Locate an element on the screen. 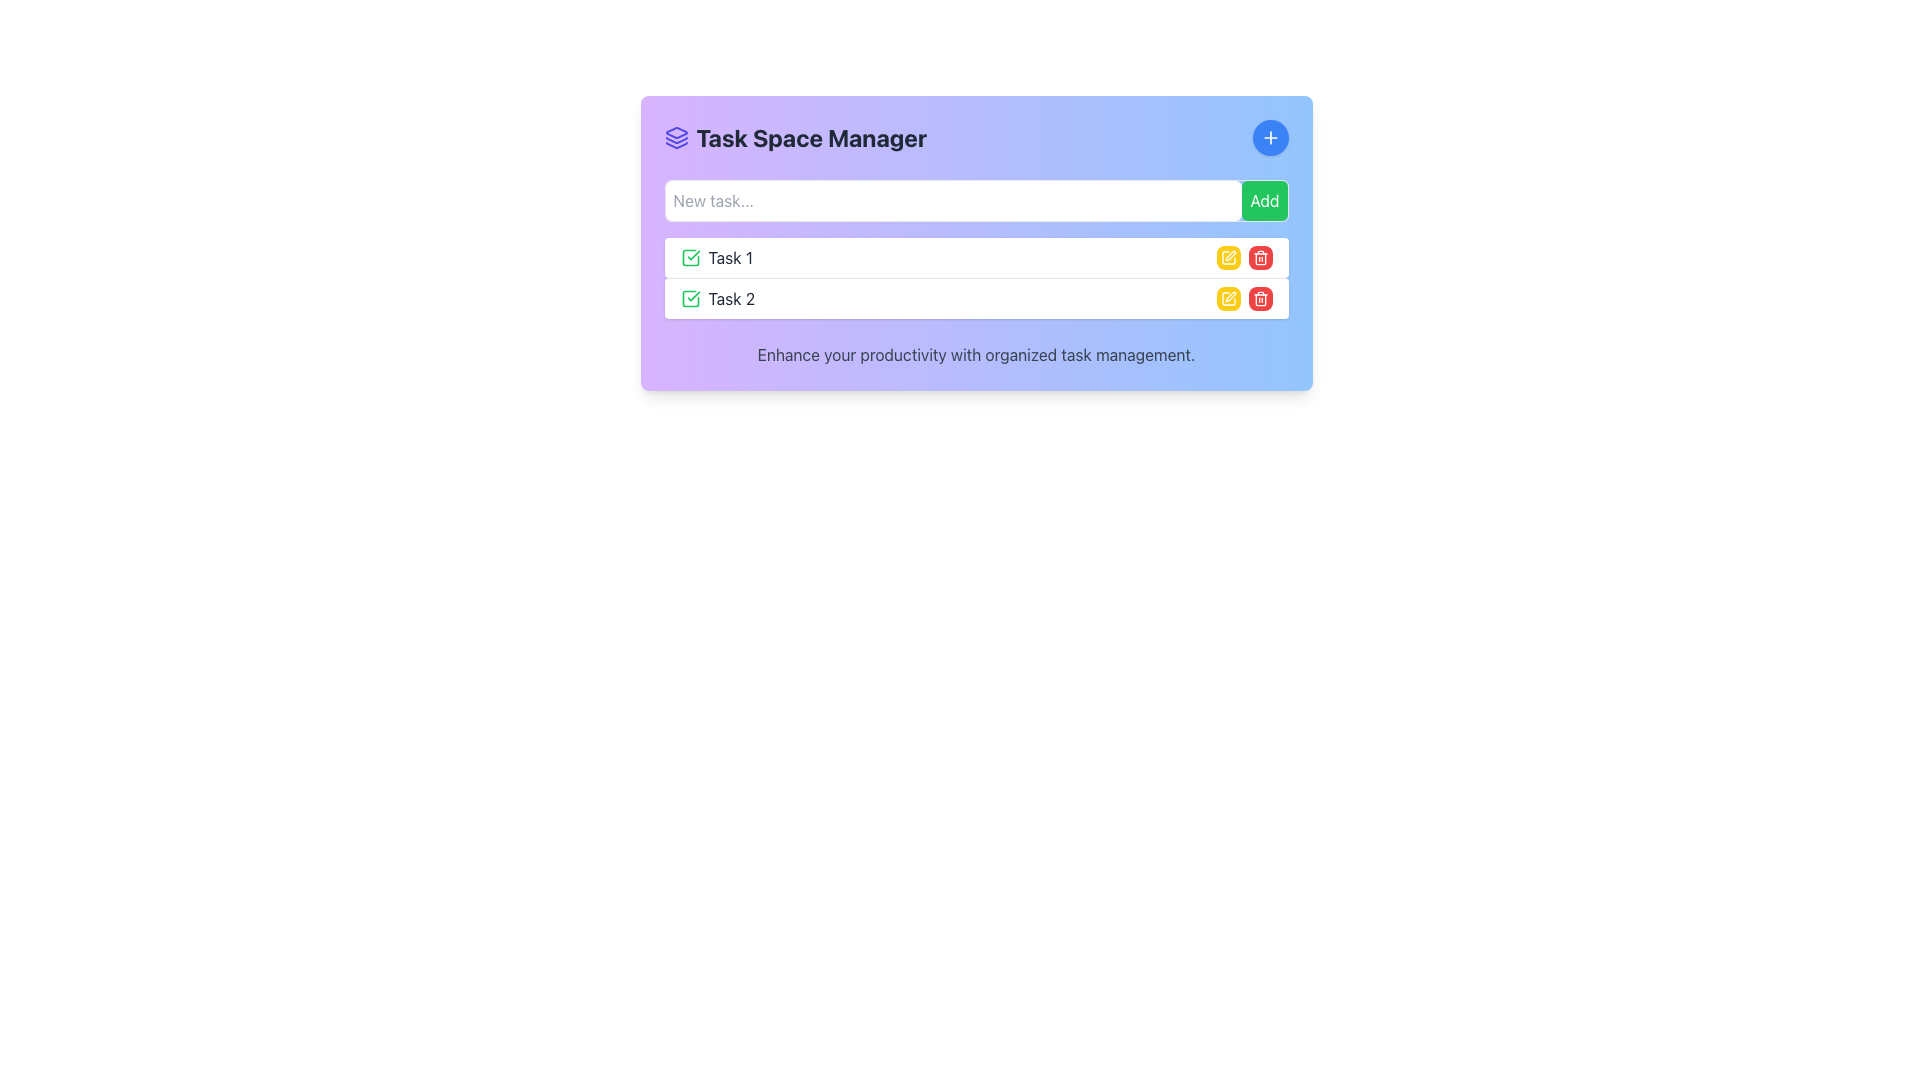 This screenshot has height=1080, width=1920. the 'Task Space Manager' title heading, which is a bold, large text component in dark gray color, positioned adjacent to an indigo icon and aligned horizontally with a blue circular button is located at coordinates (794, 137).